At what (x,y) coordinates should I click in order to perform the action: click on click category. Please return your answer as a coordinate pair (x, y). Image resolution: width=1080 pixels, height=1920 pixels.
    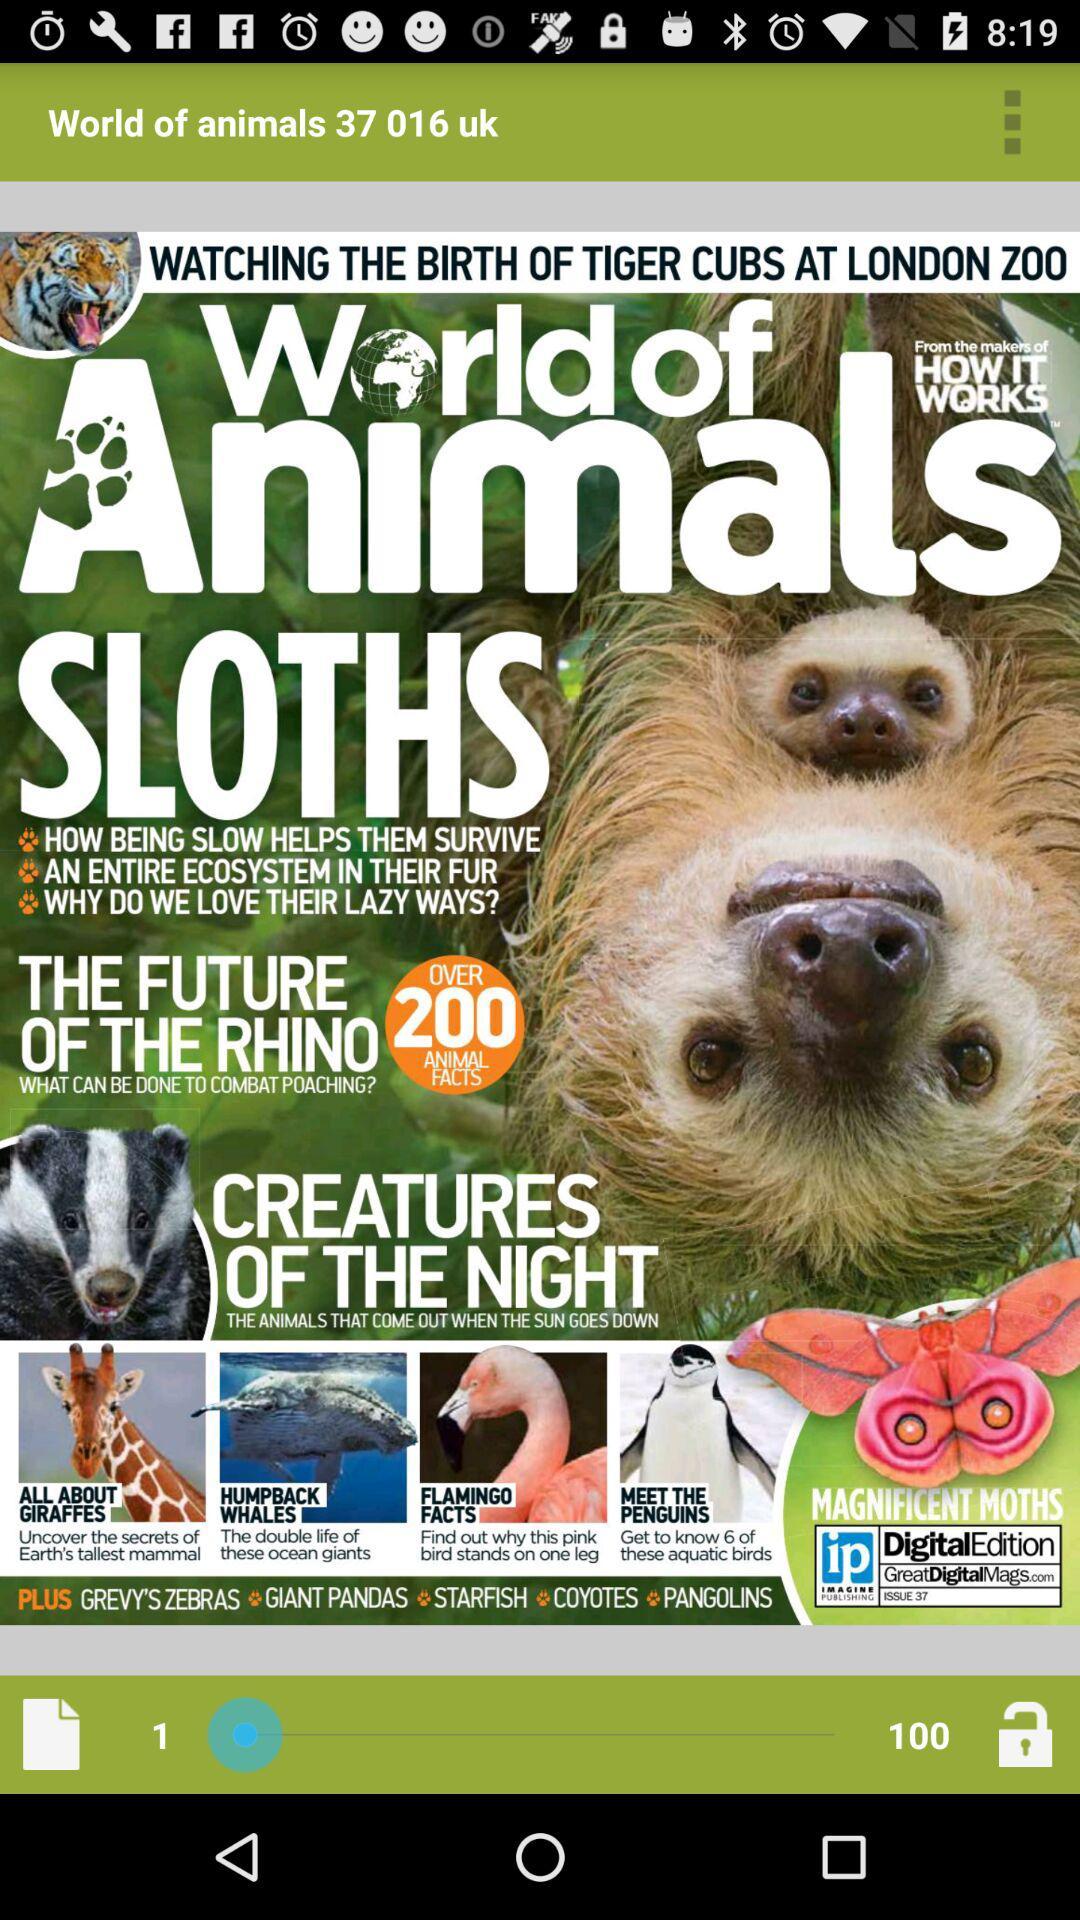
    Looking at the image, I should click on (1012, 121).